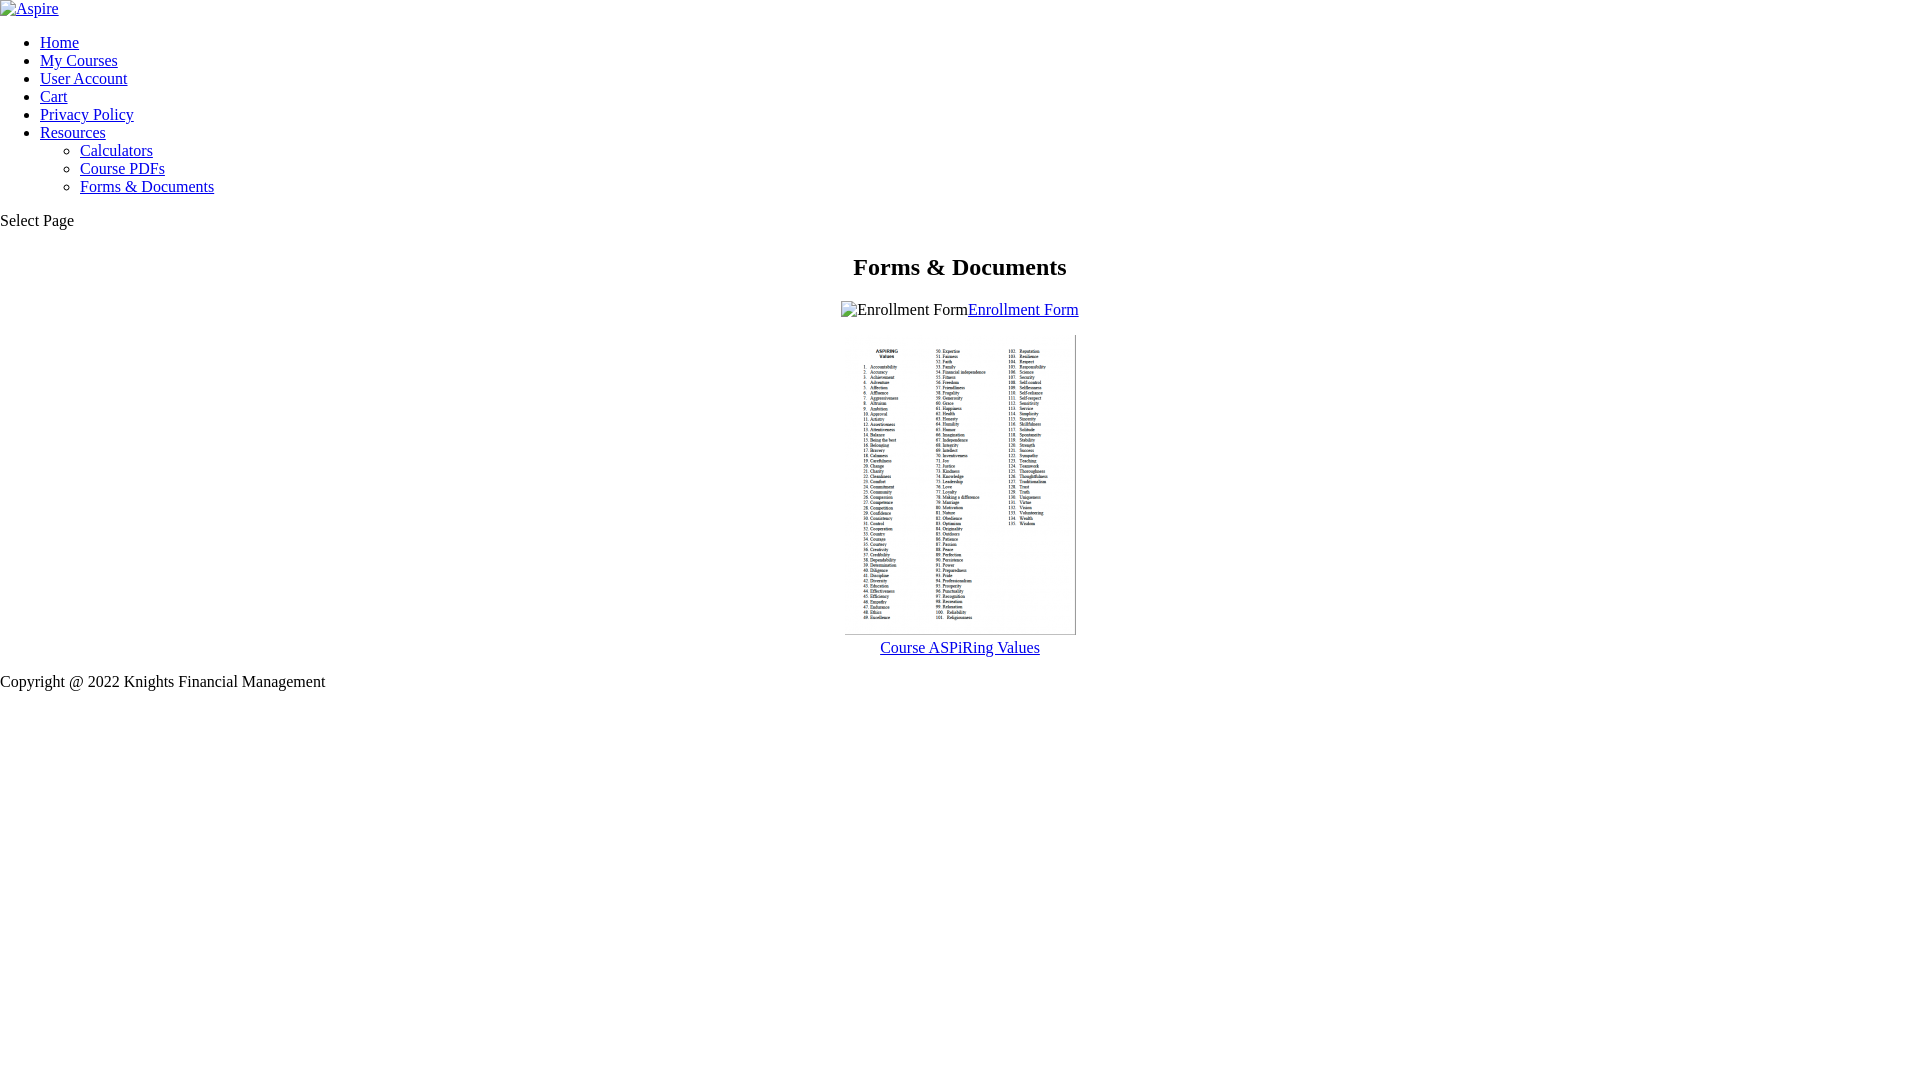 The height and width of the screenshot is (1080, 1920). What do you see at coordinates (958, 638) in the screenshot?
I see `'Course ASPiRing Values'` at bounding box center [958, 638].